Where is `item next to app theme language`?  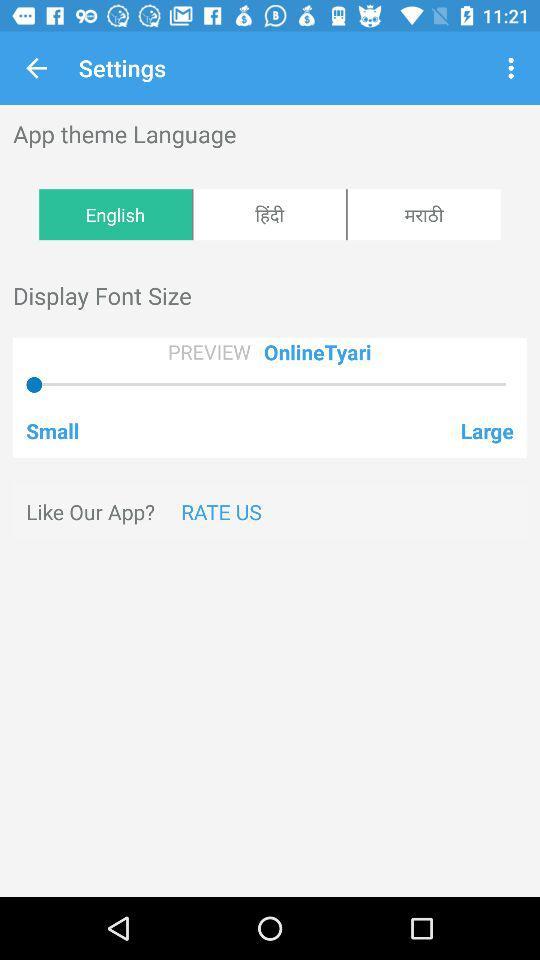
item next to app theme language is located at coordinates (513, 68).